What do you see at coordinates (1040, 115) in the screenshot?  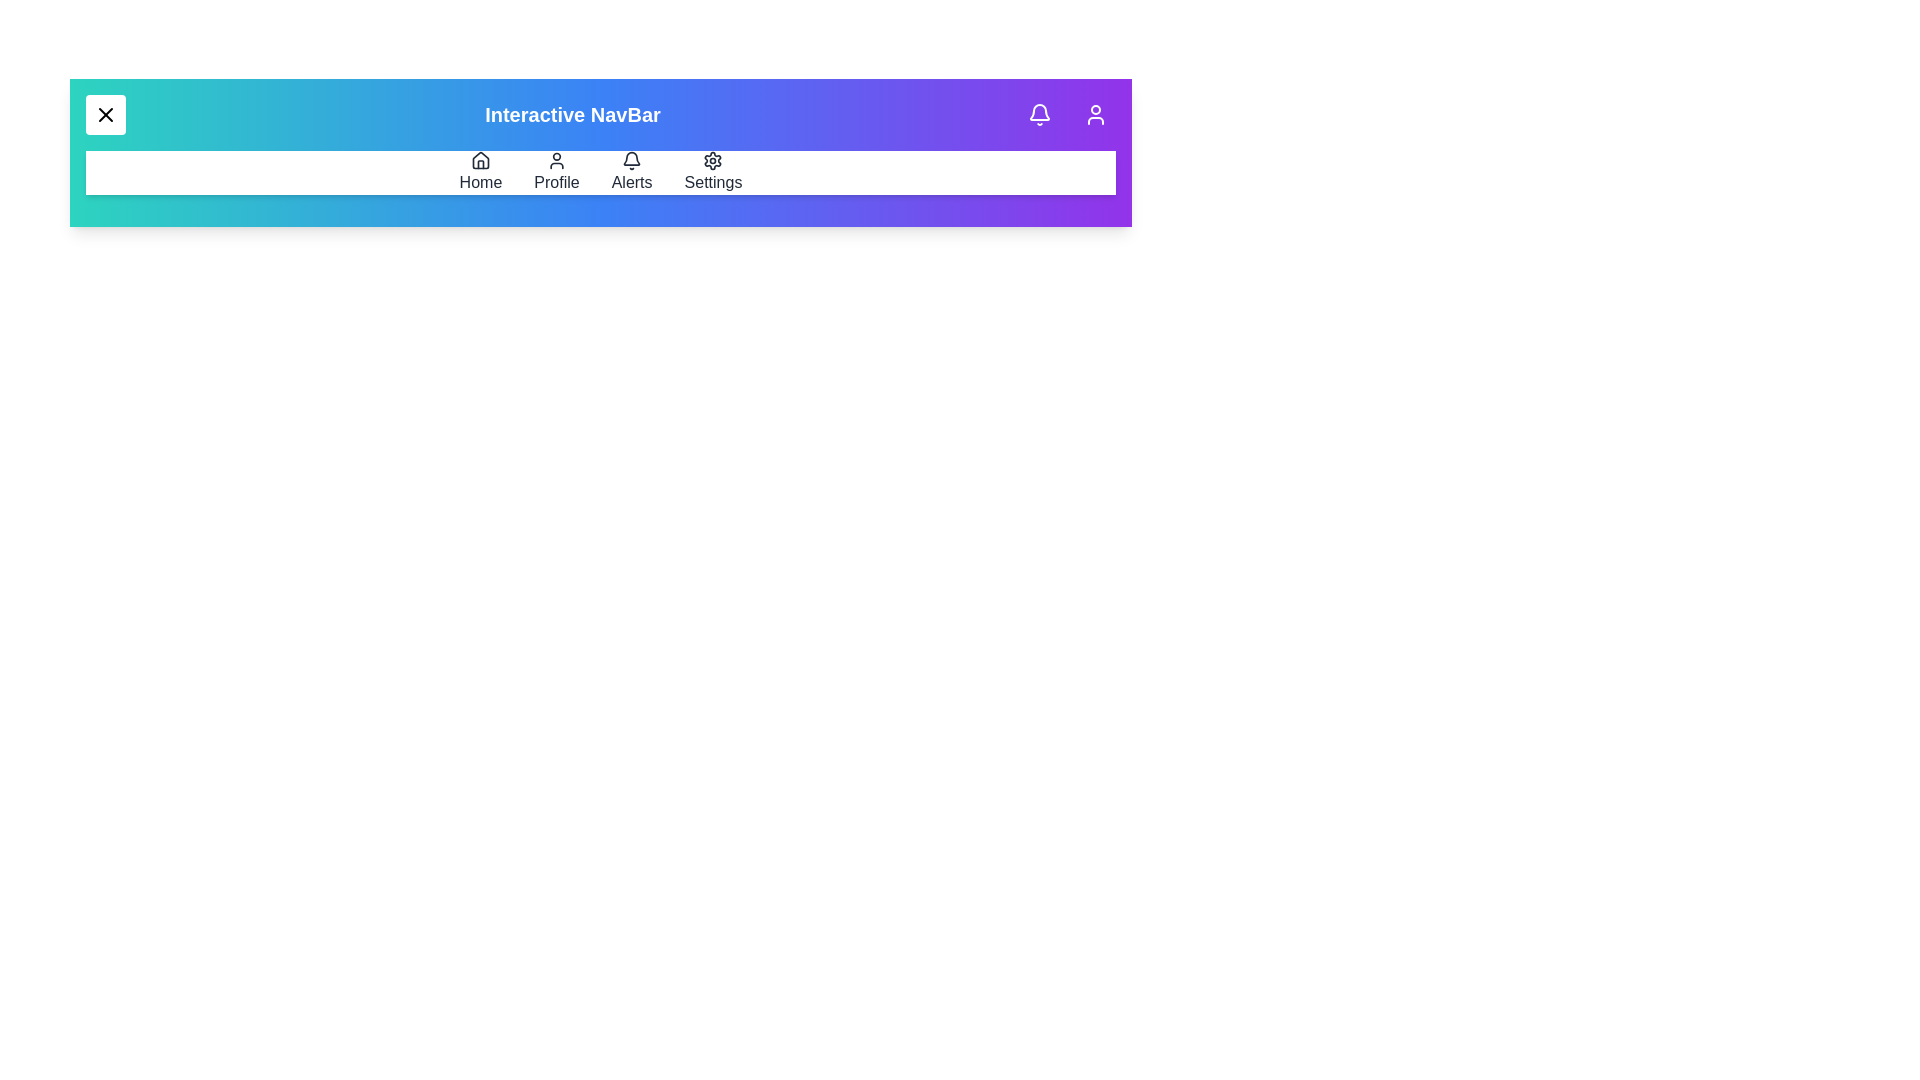 I see `the notifications button in the app bar` at bounding box center [1040, 115].